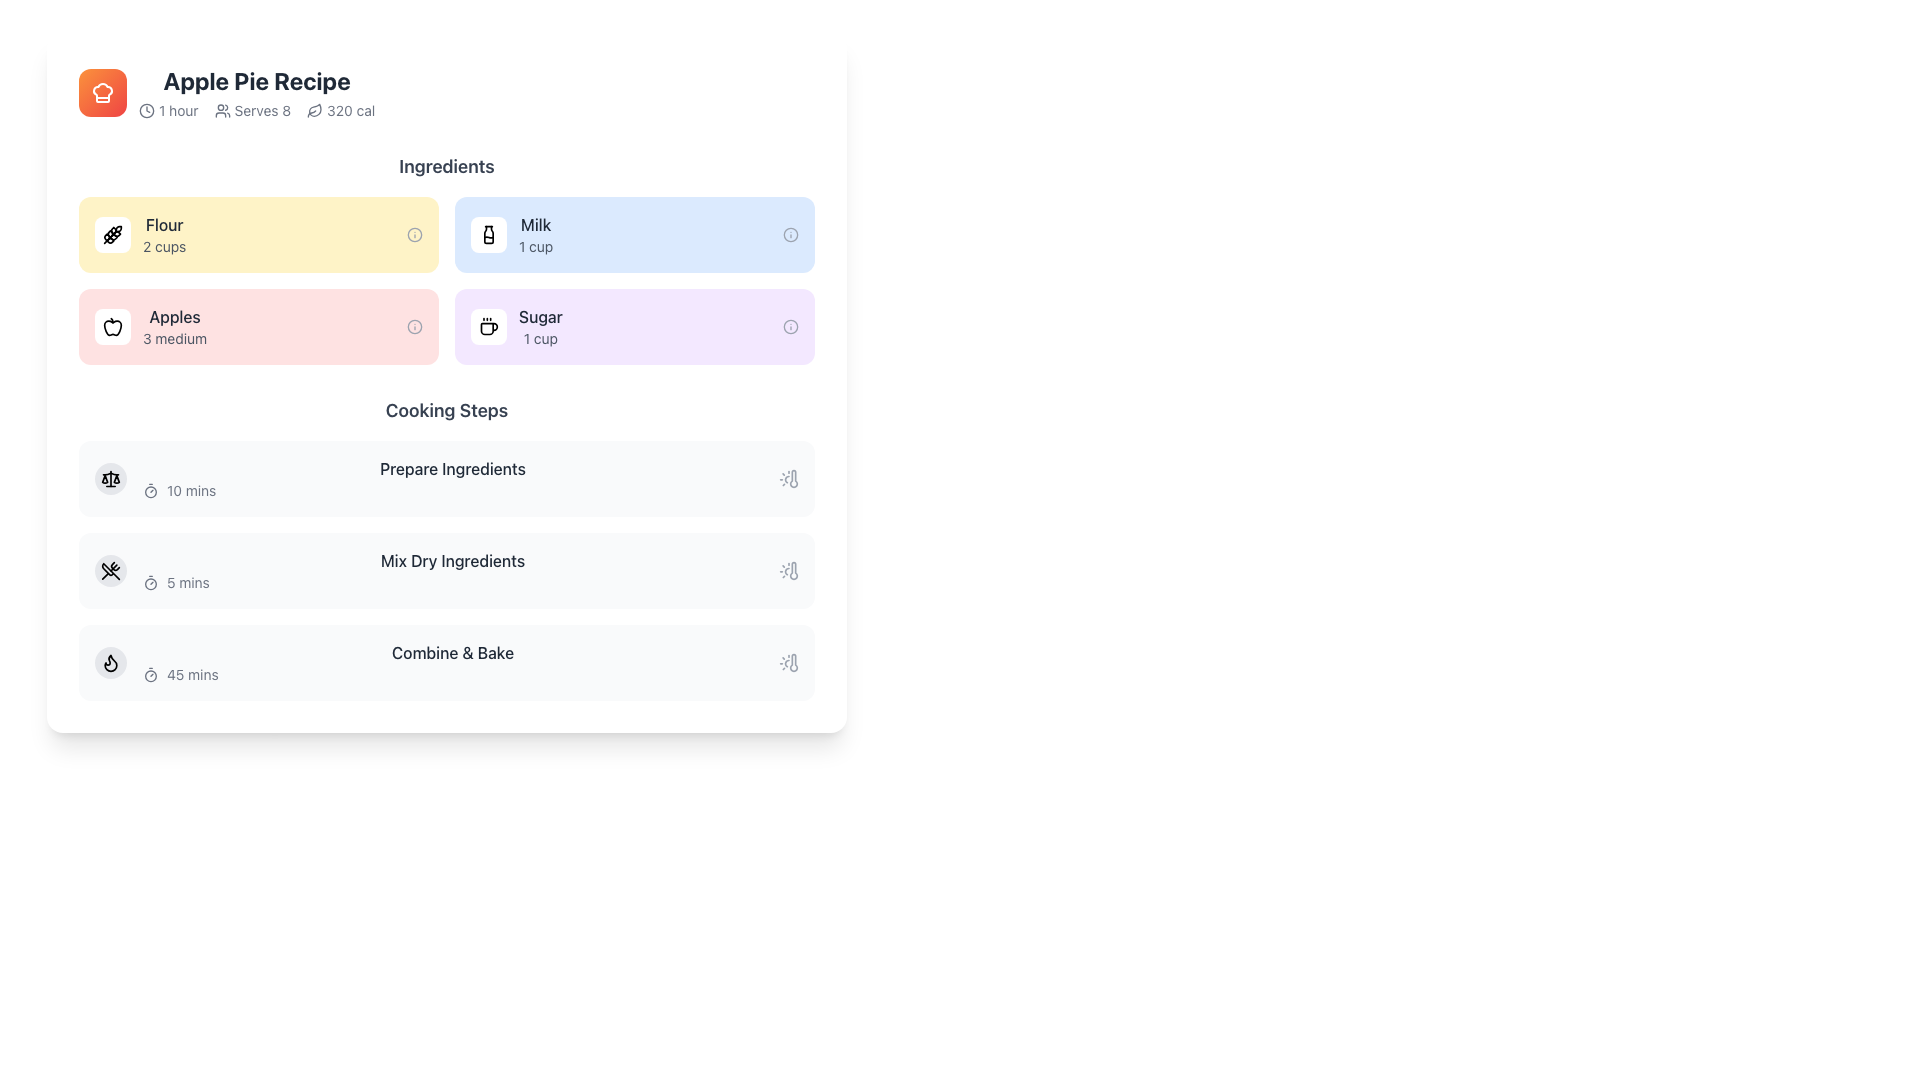 The image size is (1920, 1080). Describe the element at coordinates (175, 326) in the screenshot. I see `the informational Text Label with Icon indicating 'Apples' and quantity '3 medium' in the Ingredients section for potential interaction` at that location.